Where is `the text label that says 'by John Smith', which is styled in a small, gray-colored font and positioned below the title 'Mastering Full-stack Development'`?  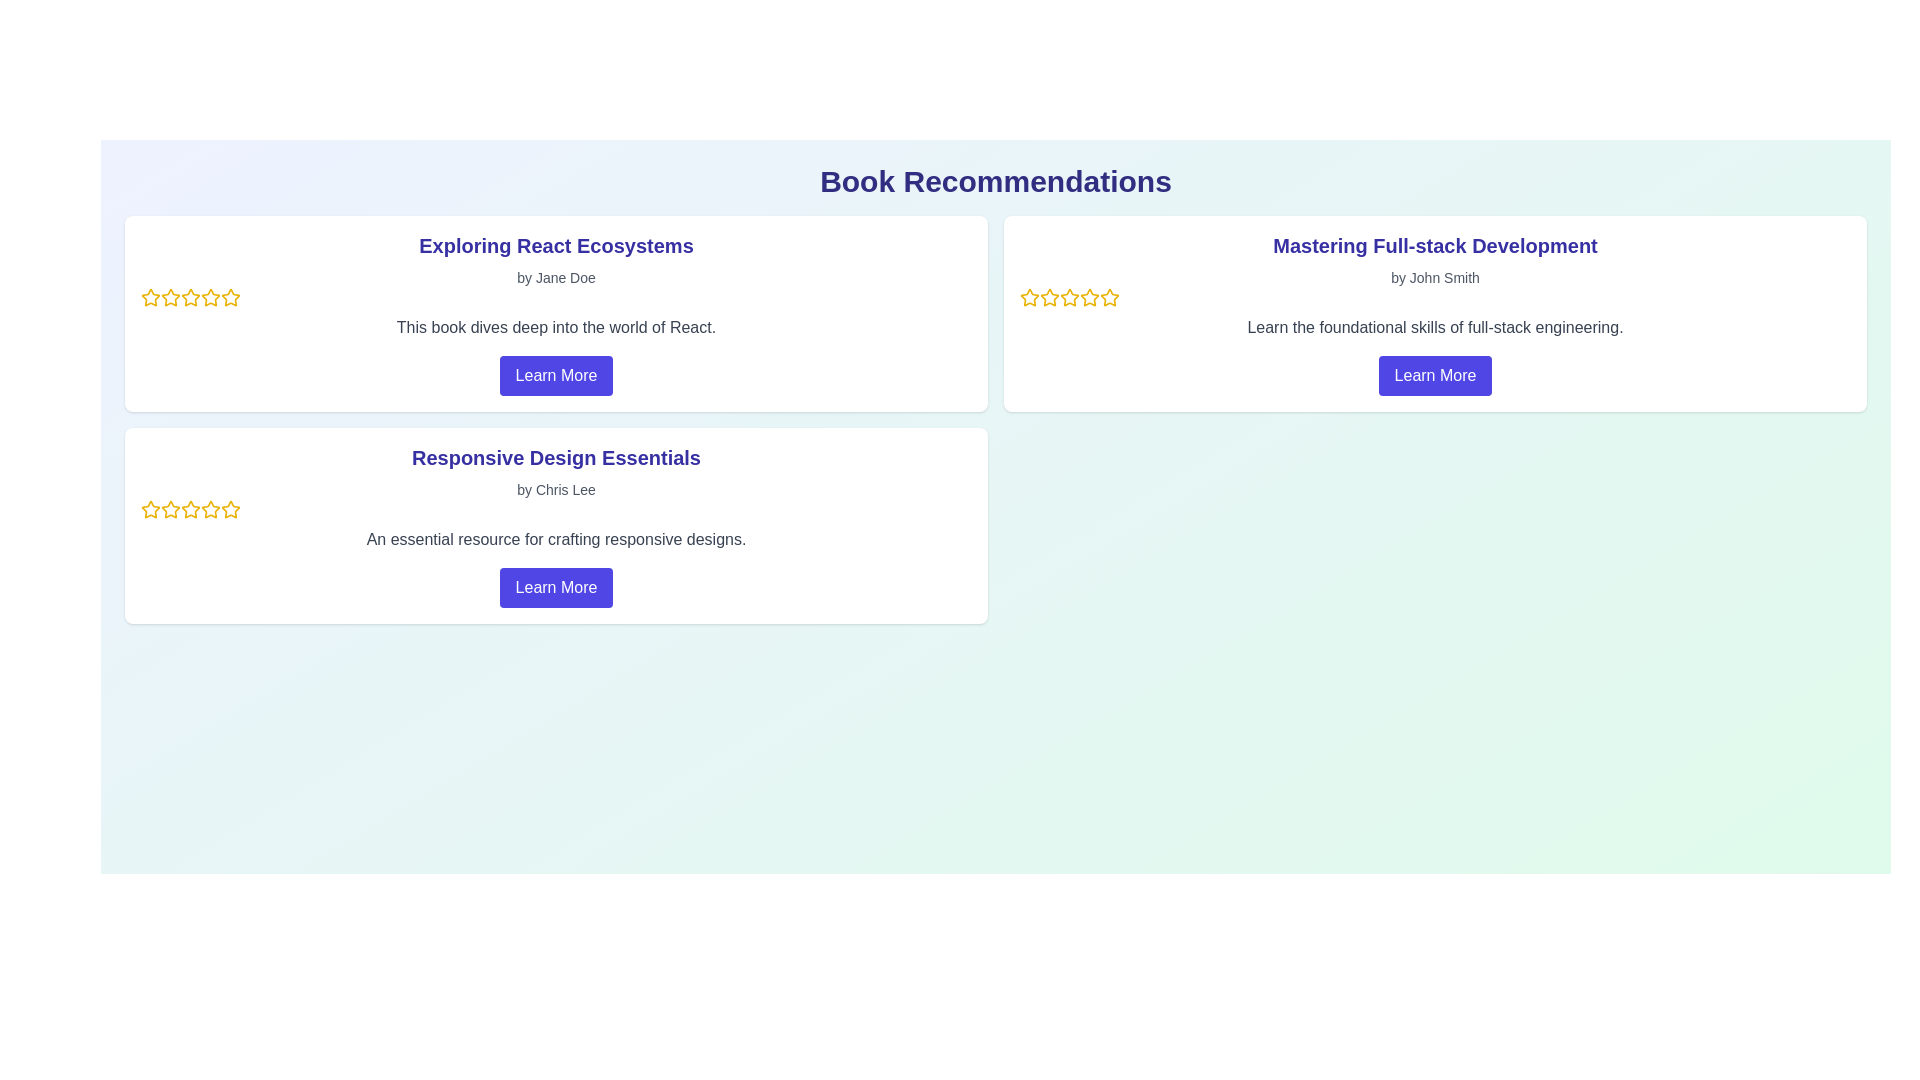
the text label that says 'by John Smith', which is styled in a small, gray-colored font and positioned below the title 'Mastering Full-stack Development' is located at coordinates (1434, 277).